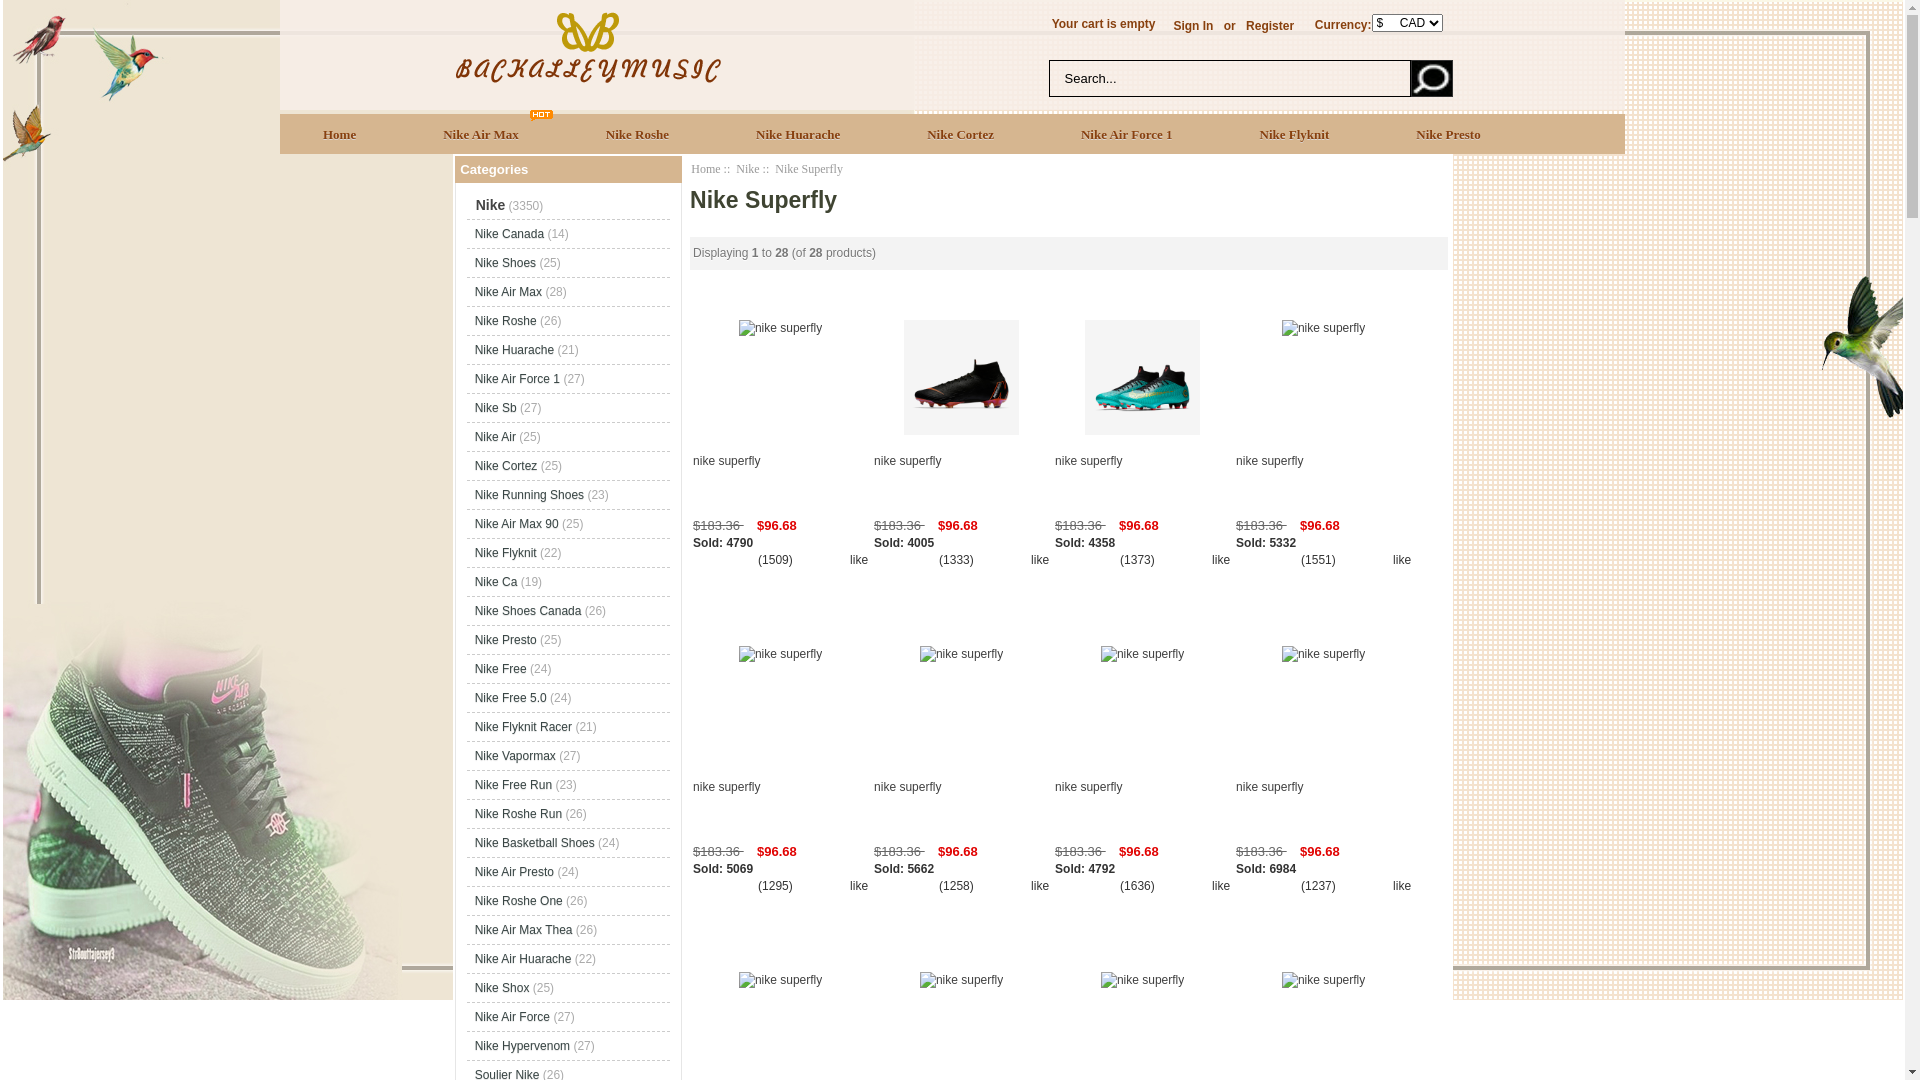  I want to click on 'Nike Cortez', so click(882, 133).